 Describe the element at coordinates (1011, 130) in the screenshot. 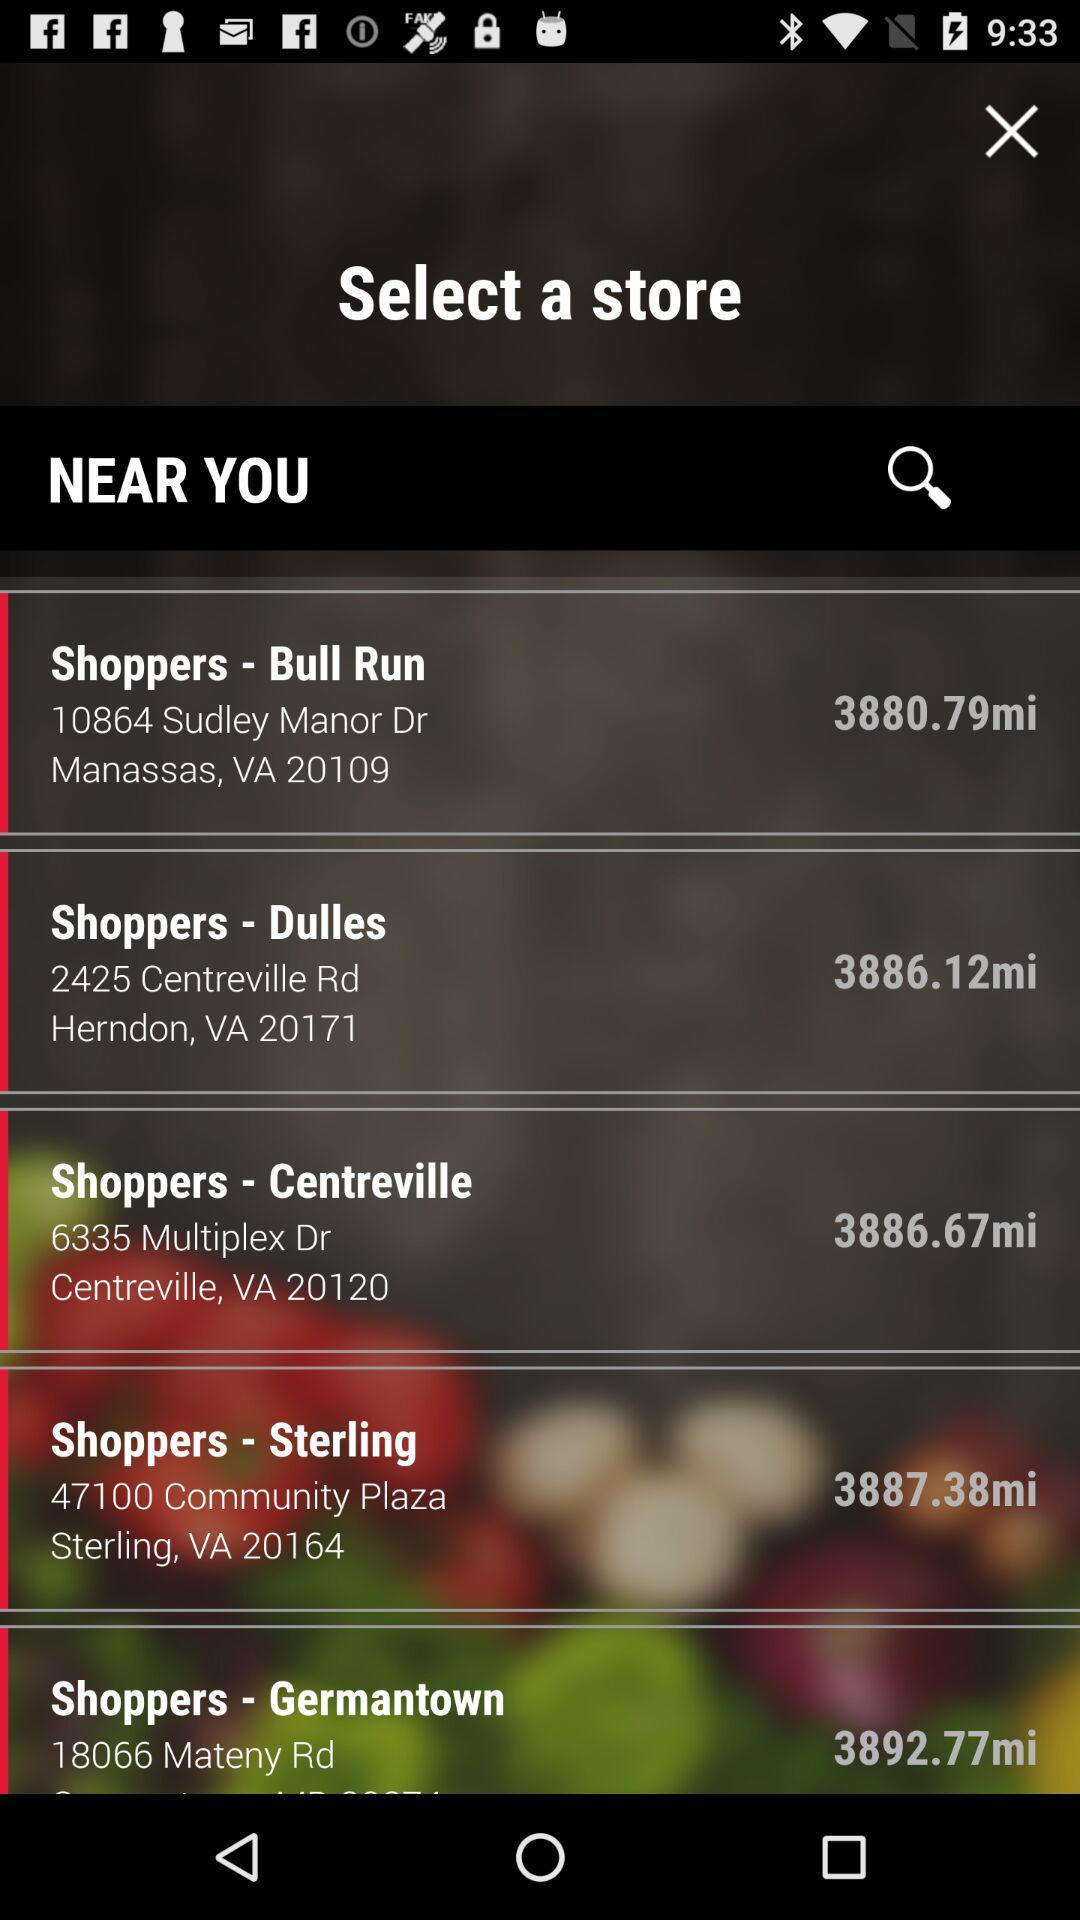

I see `exit screen` at that location.